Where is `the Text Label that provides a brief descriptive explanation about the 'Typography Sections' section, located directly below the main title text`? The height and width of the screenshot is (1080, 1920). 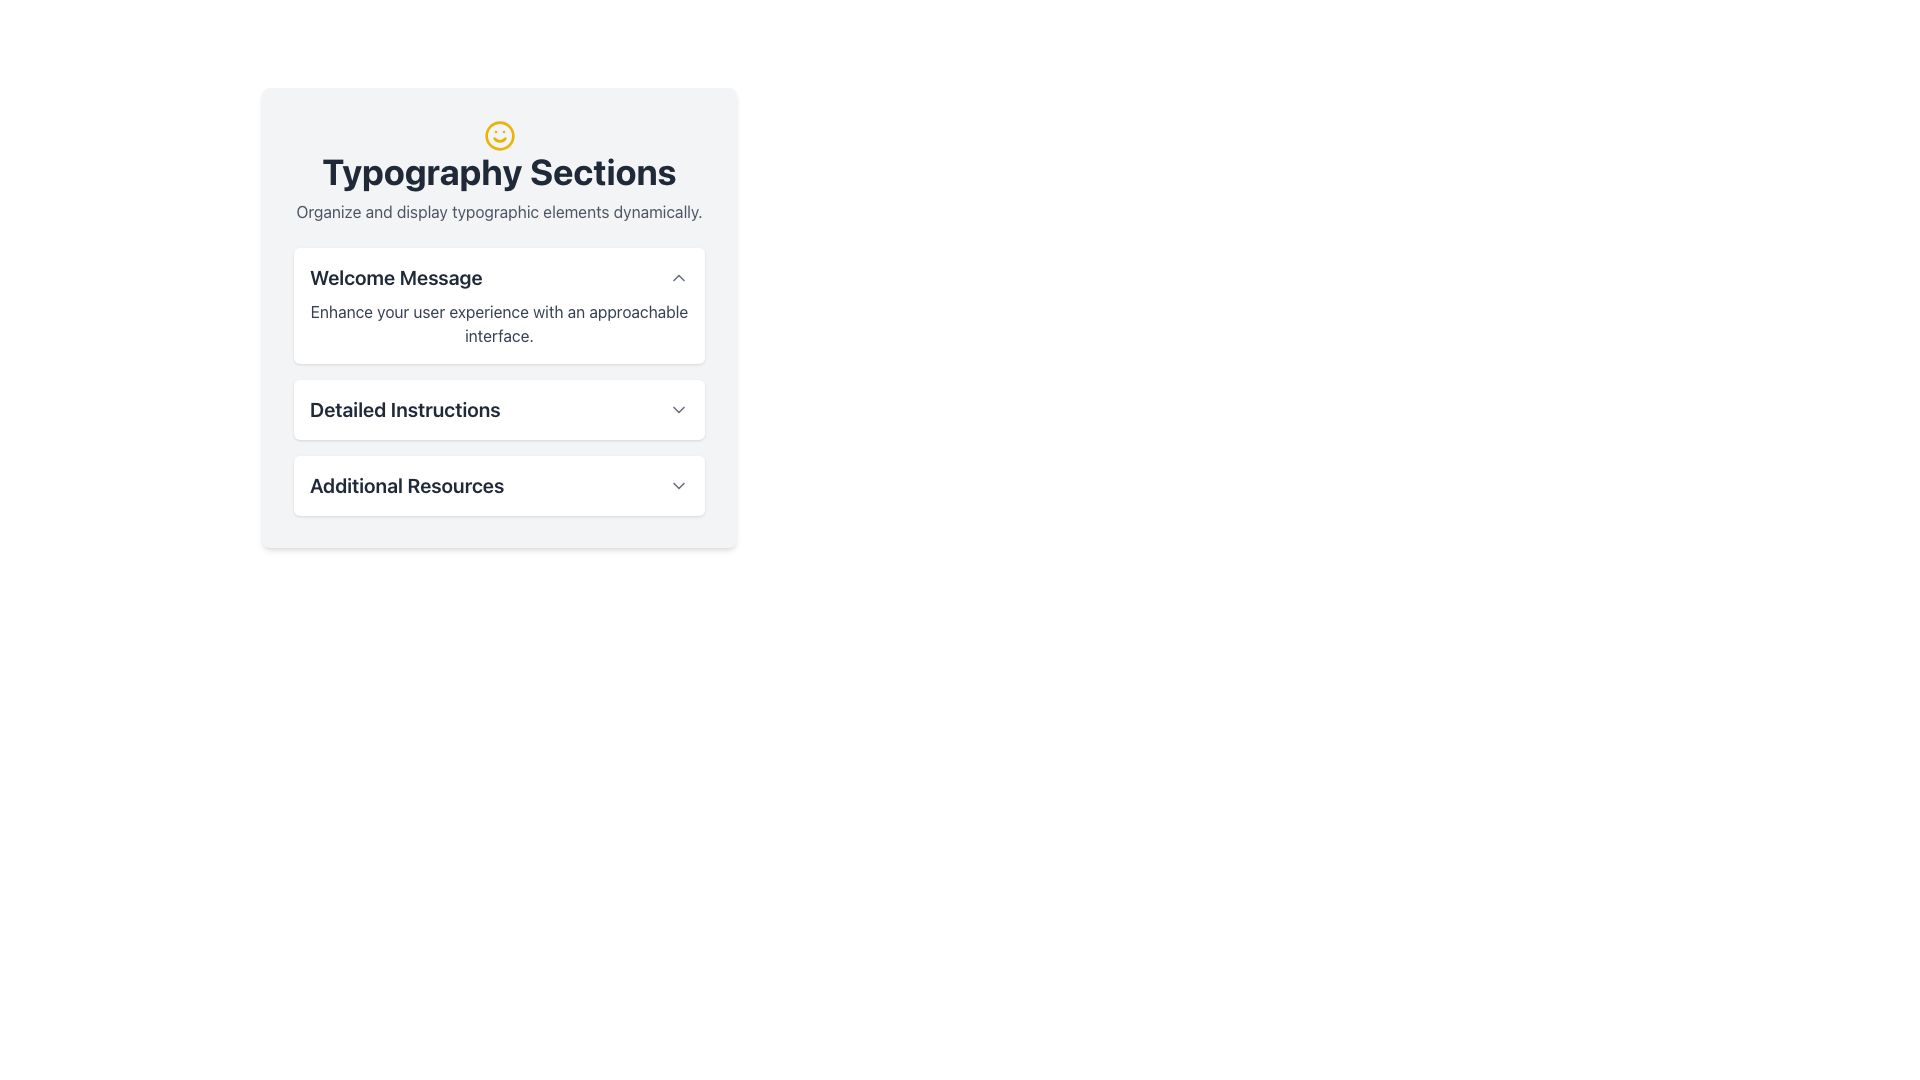 the Text Label that provides a brief descriptive explanation about the 'Typography Sections' section, located directly below the main title text is located at coordinates (499, 208).